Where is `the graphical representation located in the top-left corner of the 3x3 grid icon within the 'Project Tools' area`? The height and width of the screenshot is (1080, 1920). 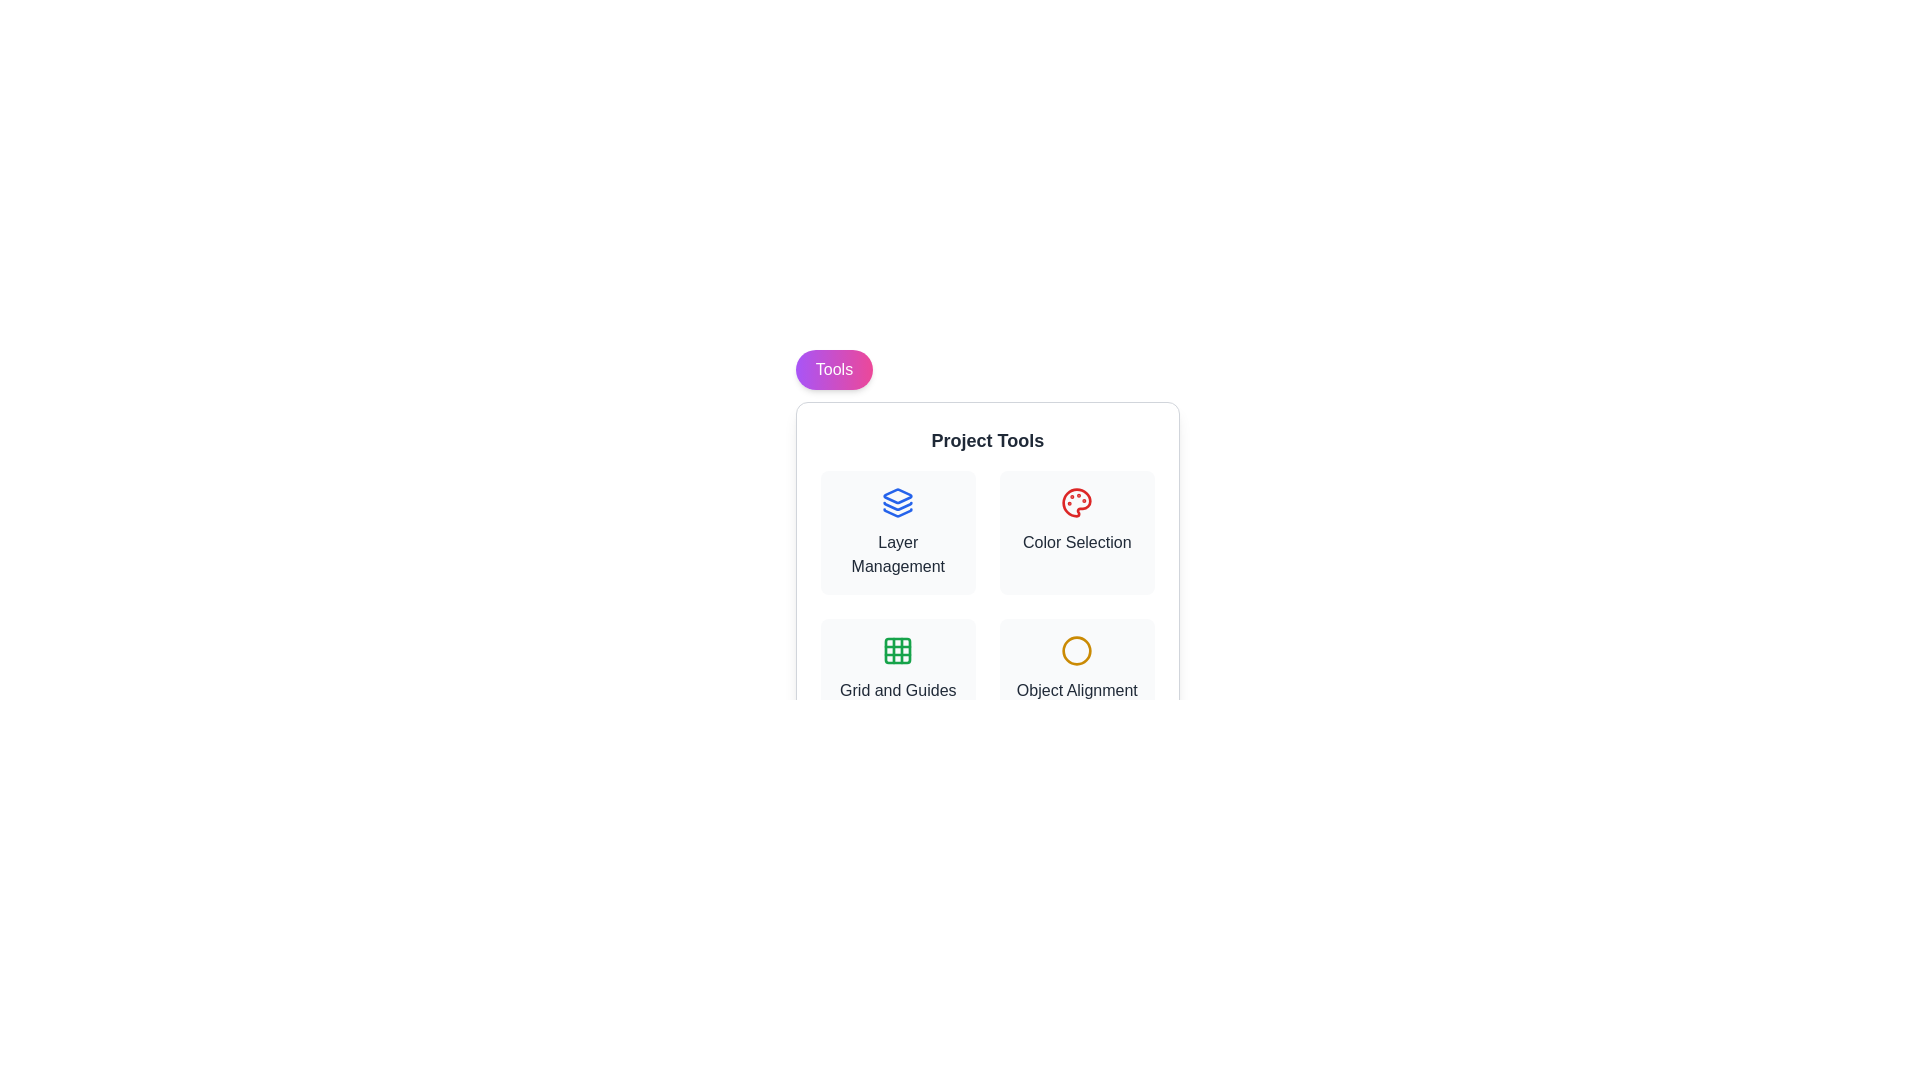
the graphical representation located in the top-left corner of the 3x3 grid icon within the 'Project Tools' area is located at coordinates (897, 651).